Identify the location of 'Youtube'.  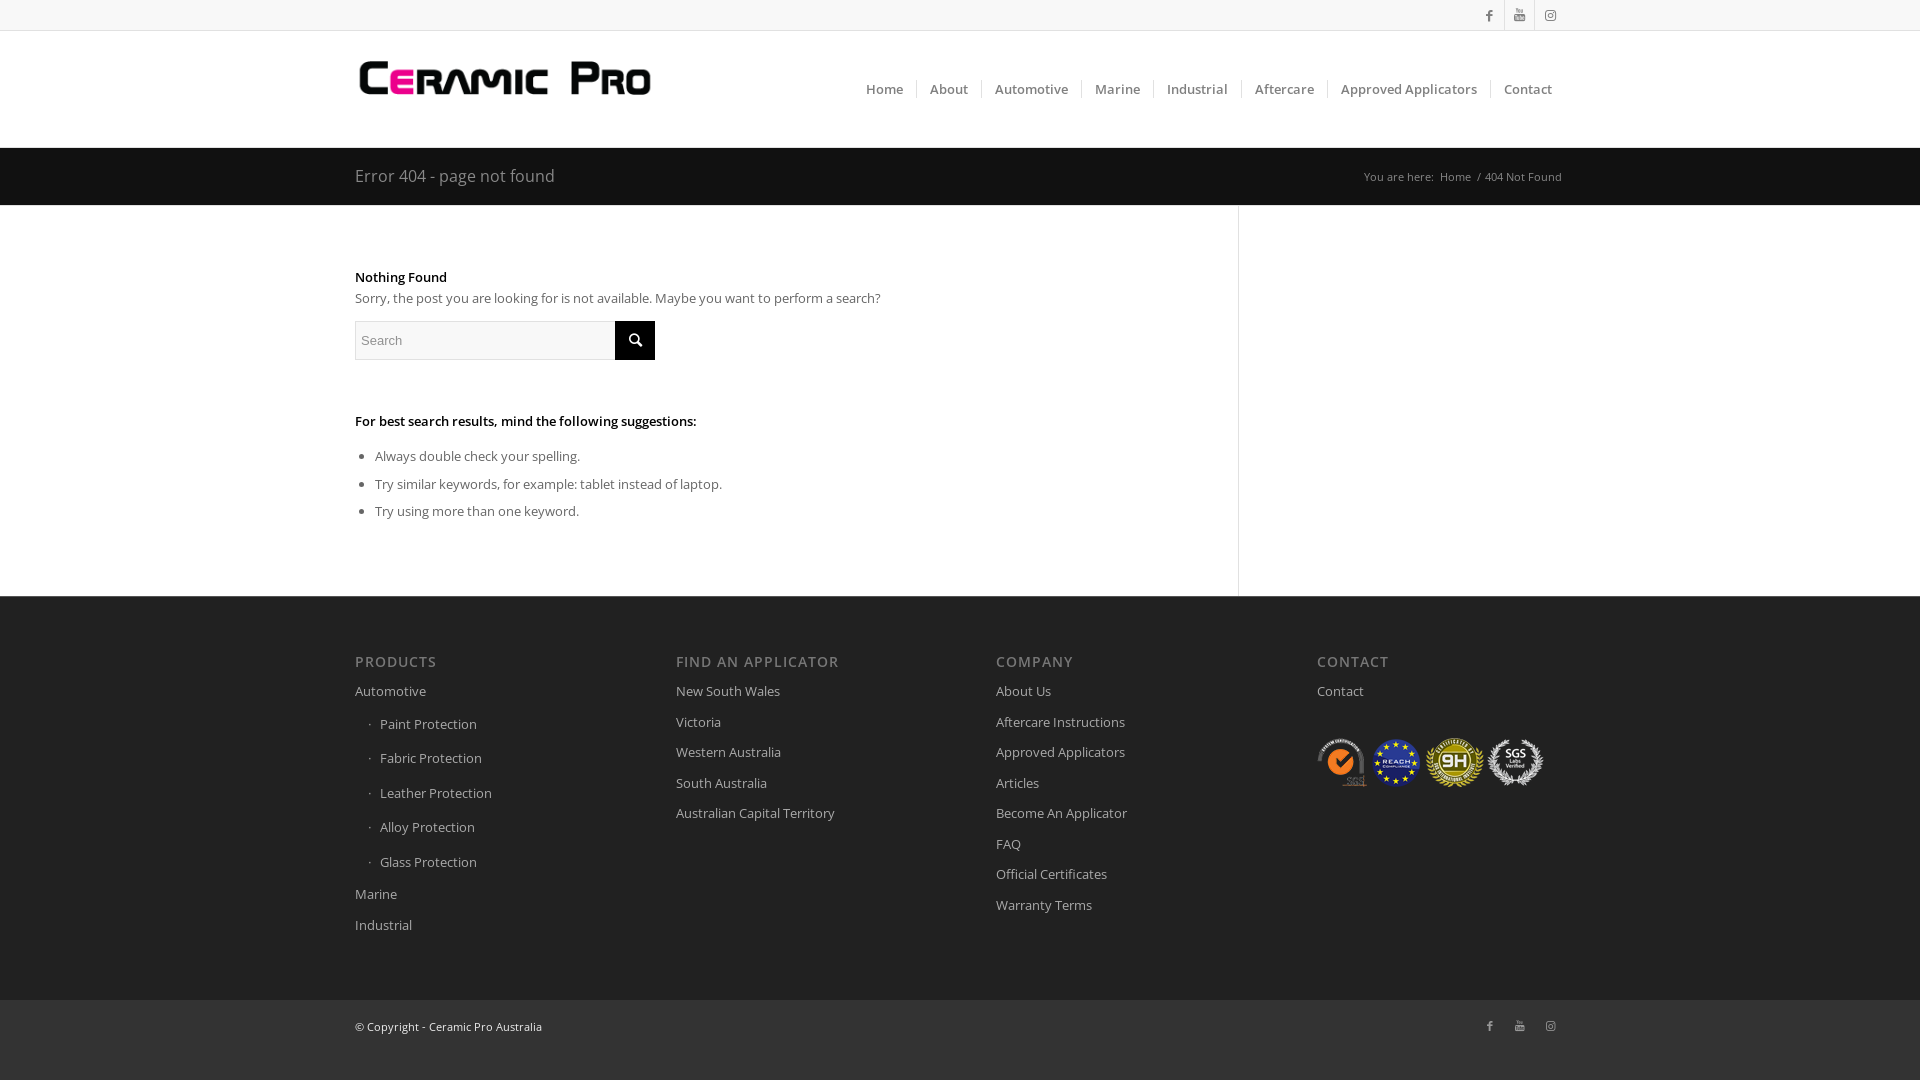
(1520, 1026).